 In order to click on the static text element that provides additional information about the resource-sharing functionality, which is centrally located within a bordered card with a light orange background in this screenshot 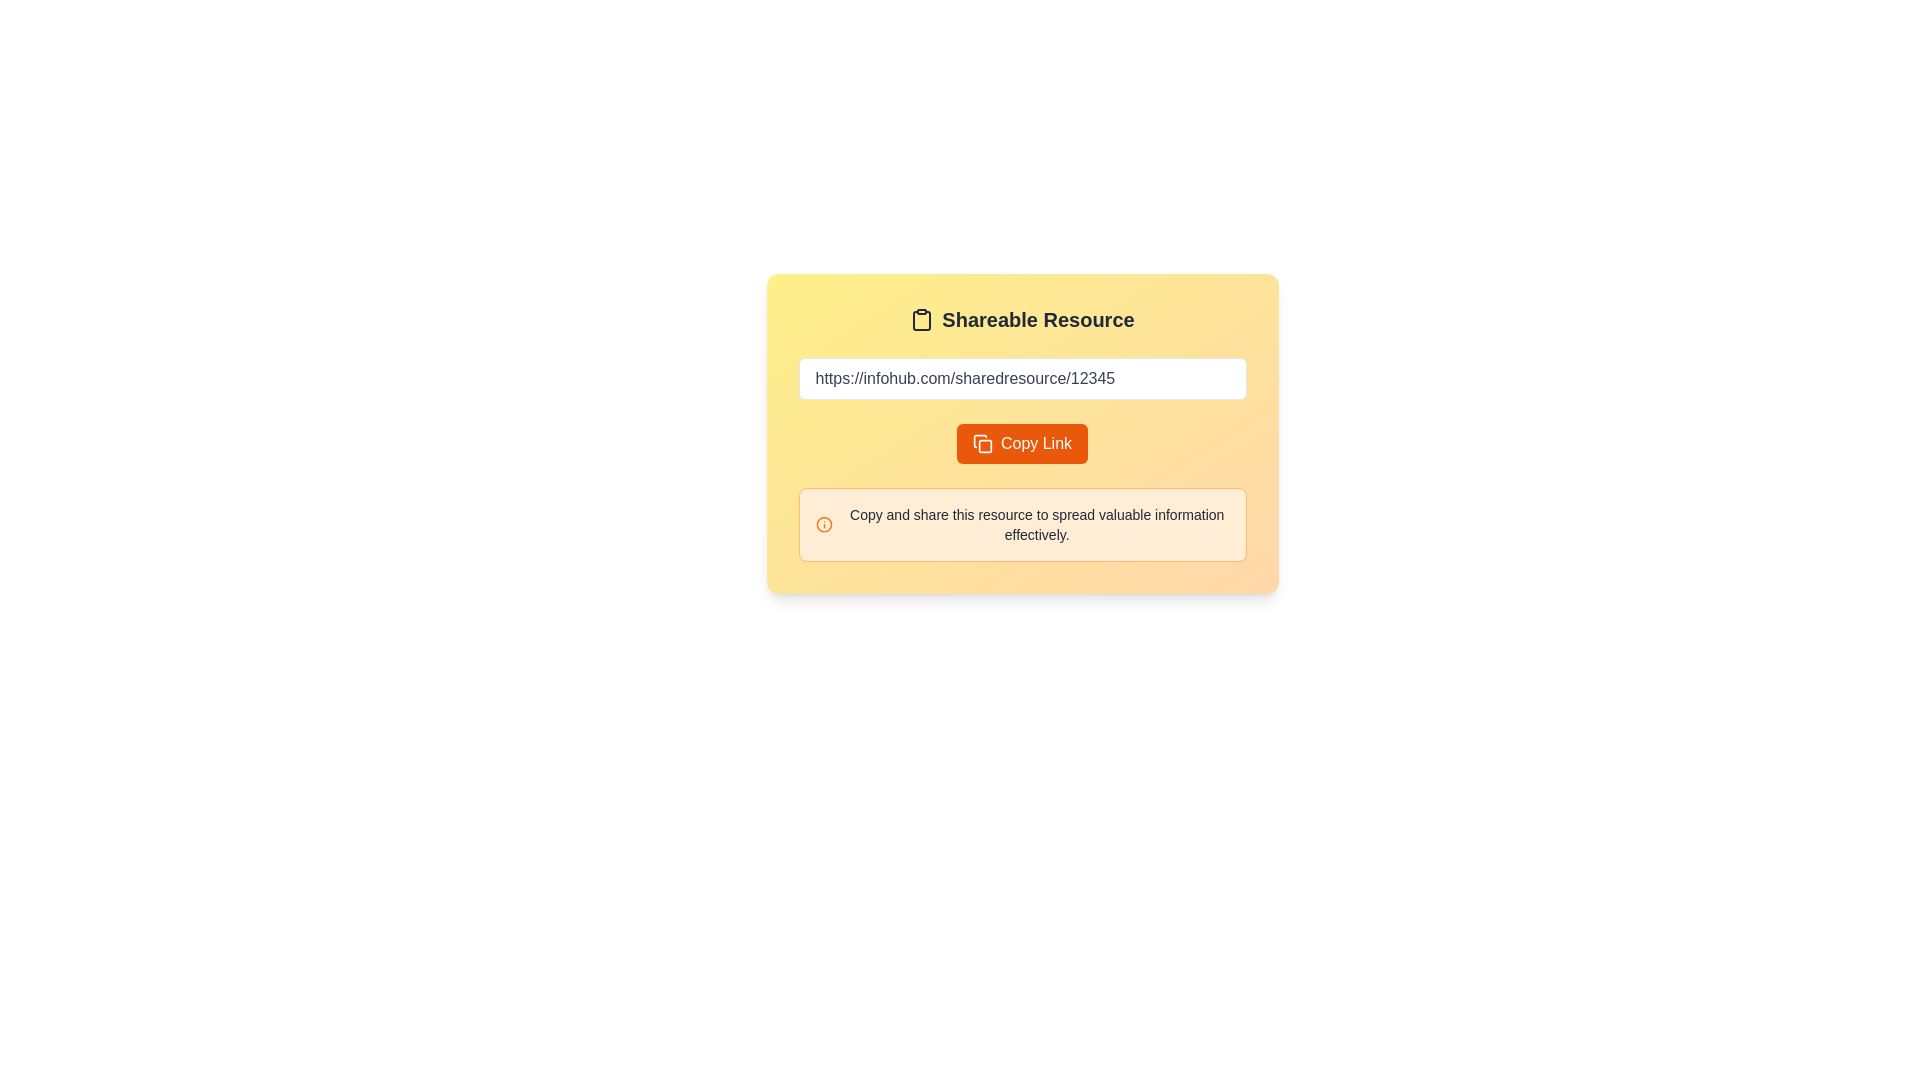, I will do `click(1037, 523)`.